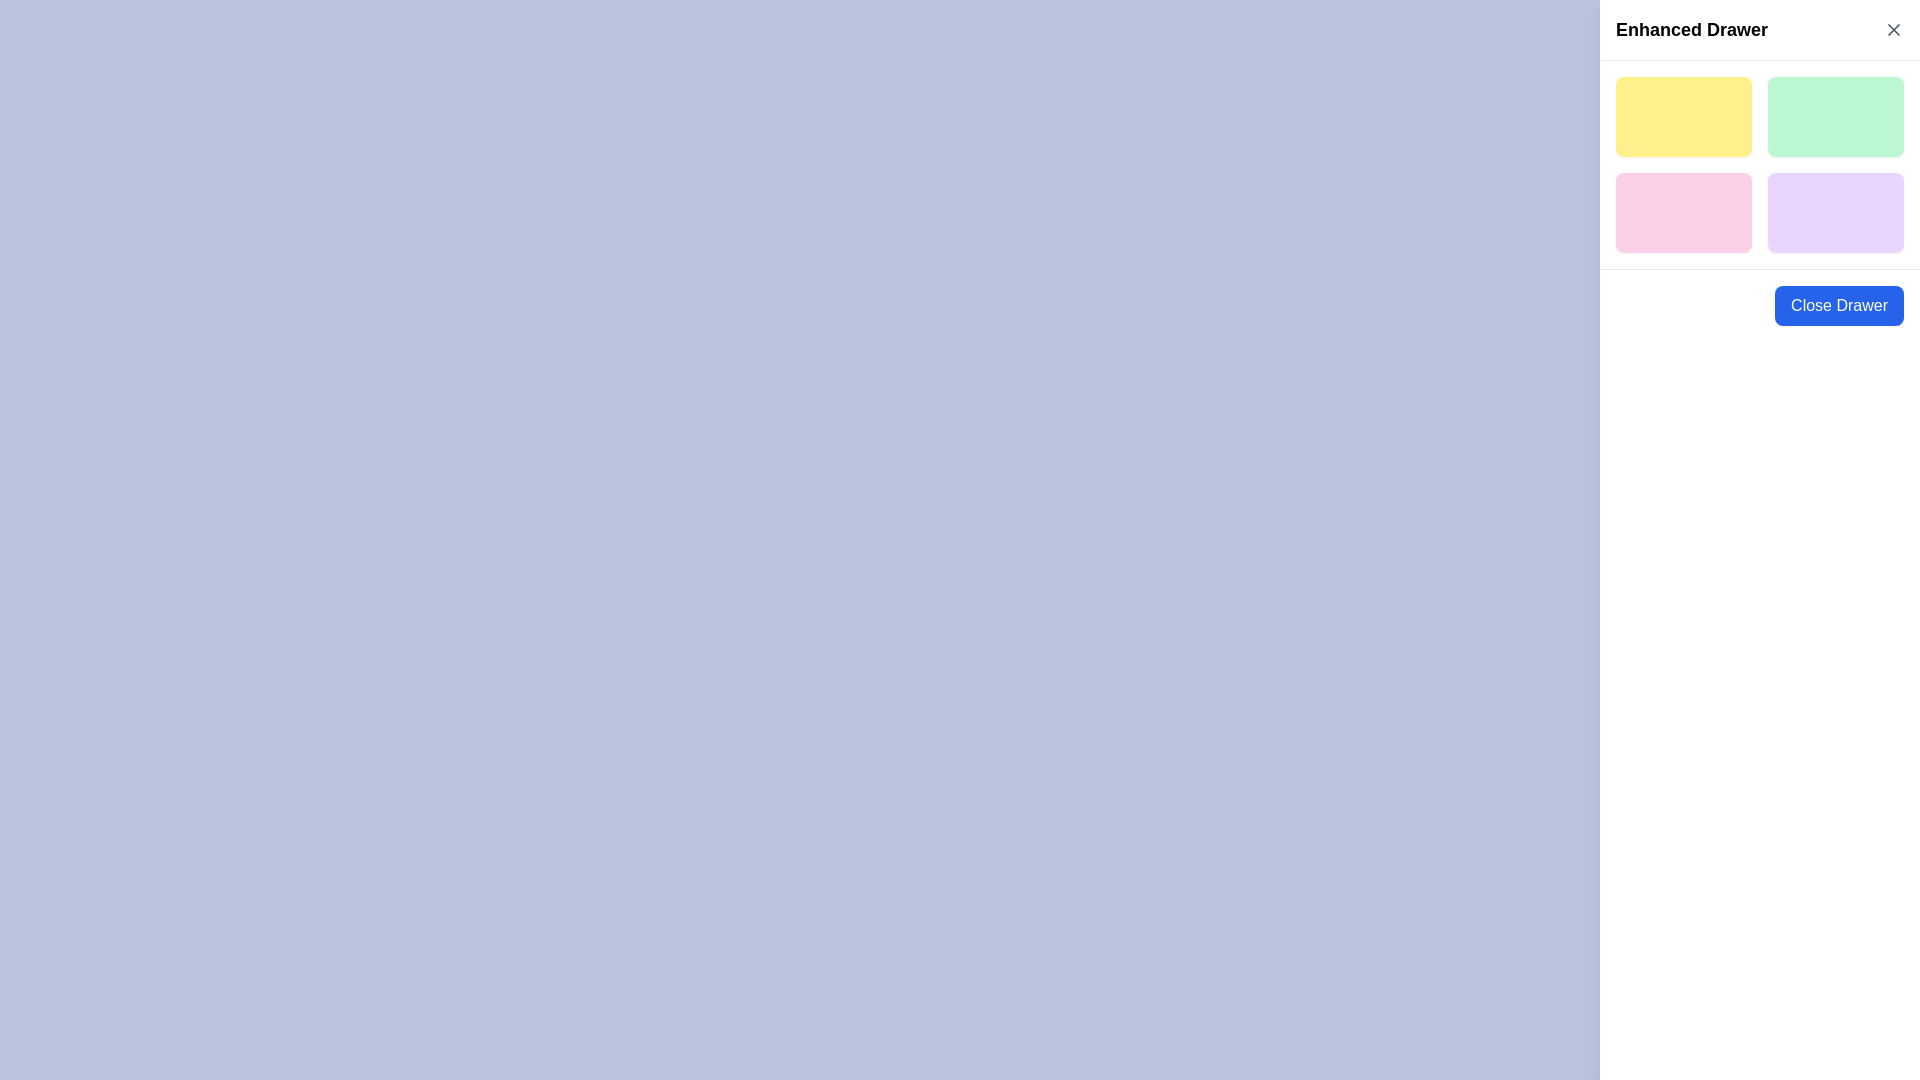 This screenshot has width=1920, height=1080. What do you see at coordinates (1839, 305) in the screenshot?
I see `the 'Close Drawer' button, which is a rectangular button with white text on a bright blue background, located at the bottom-right area of the 'Enhanced Drawer' panel` at bounding box center [1839, 305].